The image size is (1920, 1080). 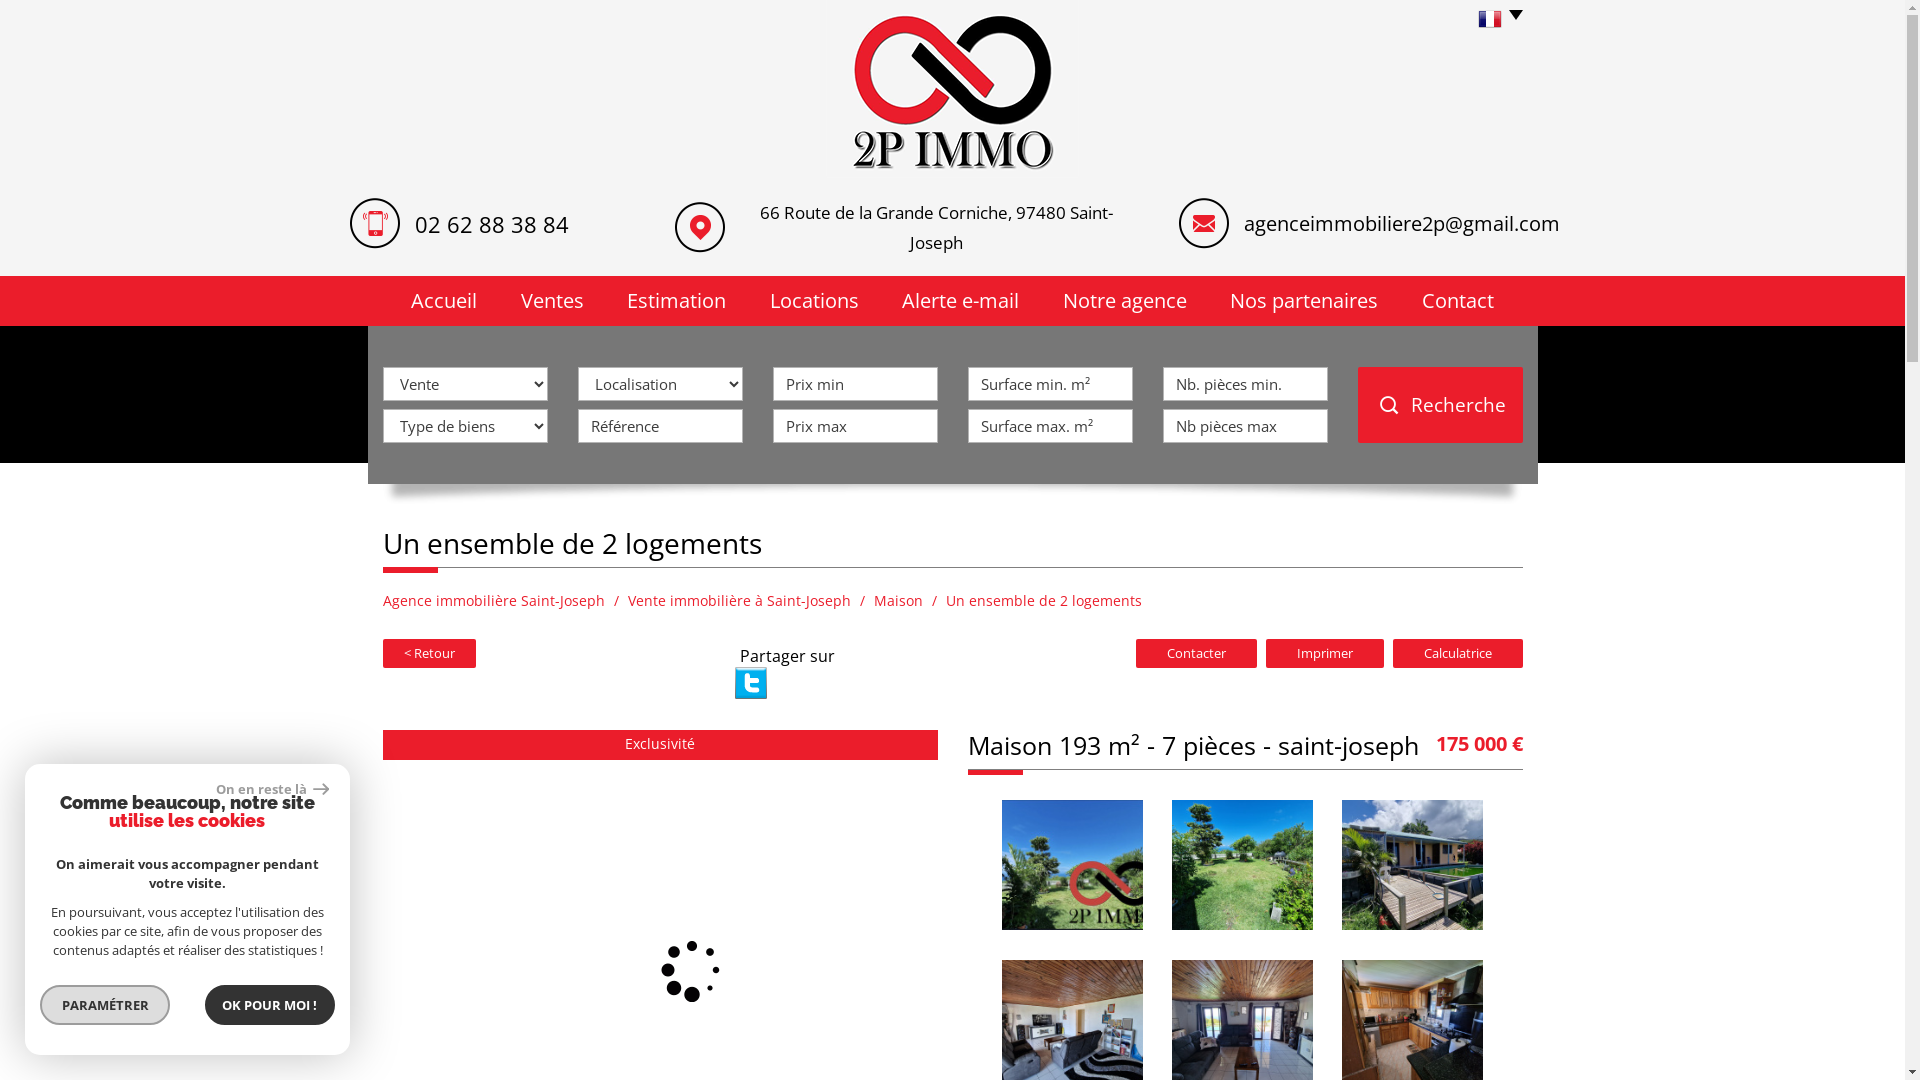 What do you see at coordinates (897, 599) in the screenshot?
I see `'Maison'` at bounding box center [897, 599].